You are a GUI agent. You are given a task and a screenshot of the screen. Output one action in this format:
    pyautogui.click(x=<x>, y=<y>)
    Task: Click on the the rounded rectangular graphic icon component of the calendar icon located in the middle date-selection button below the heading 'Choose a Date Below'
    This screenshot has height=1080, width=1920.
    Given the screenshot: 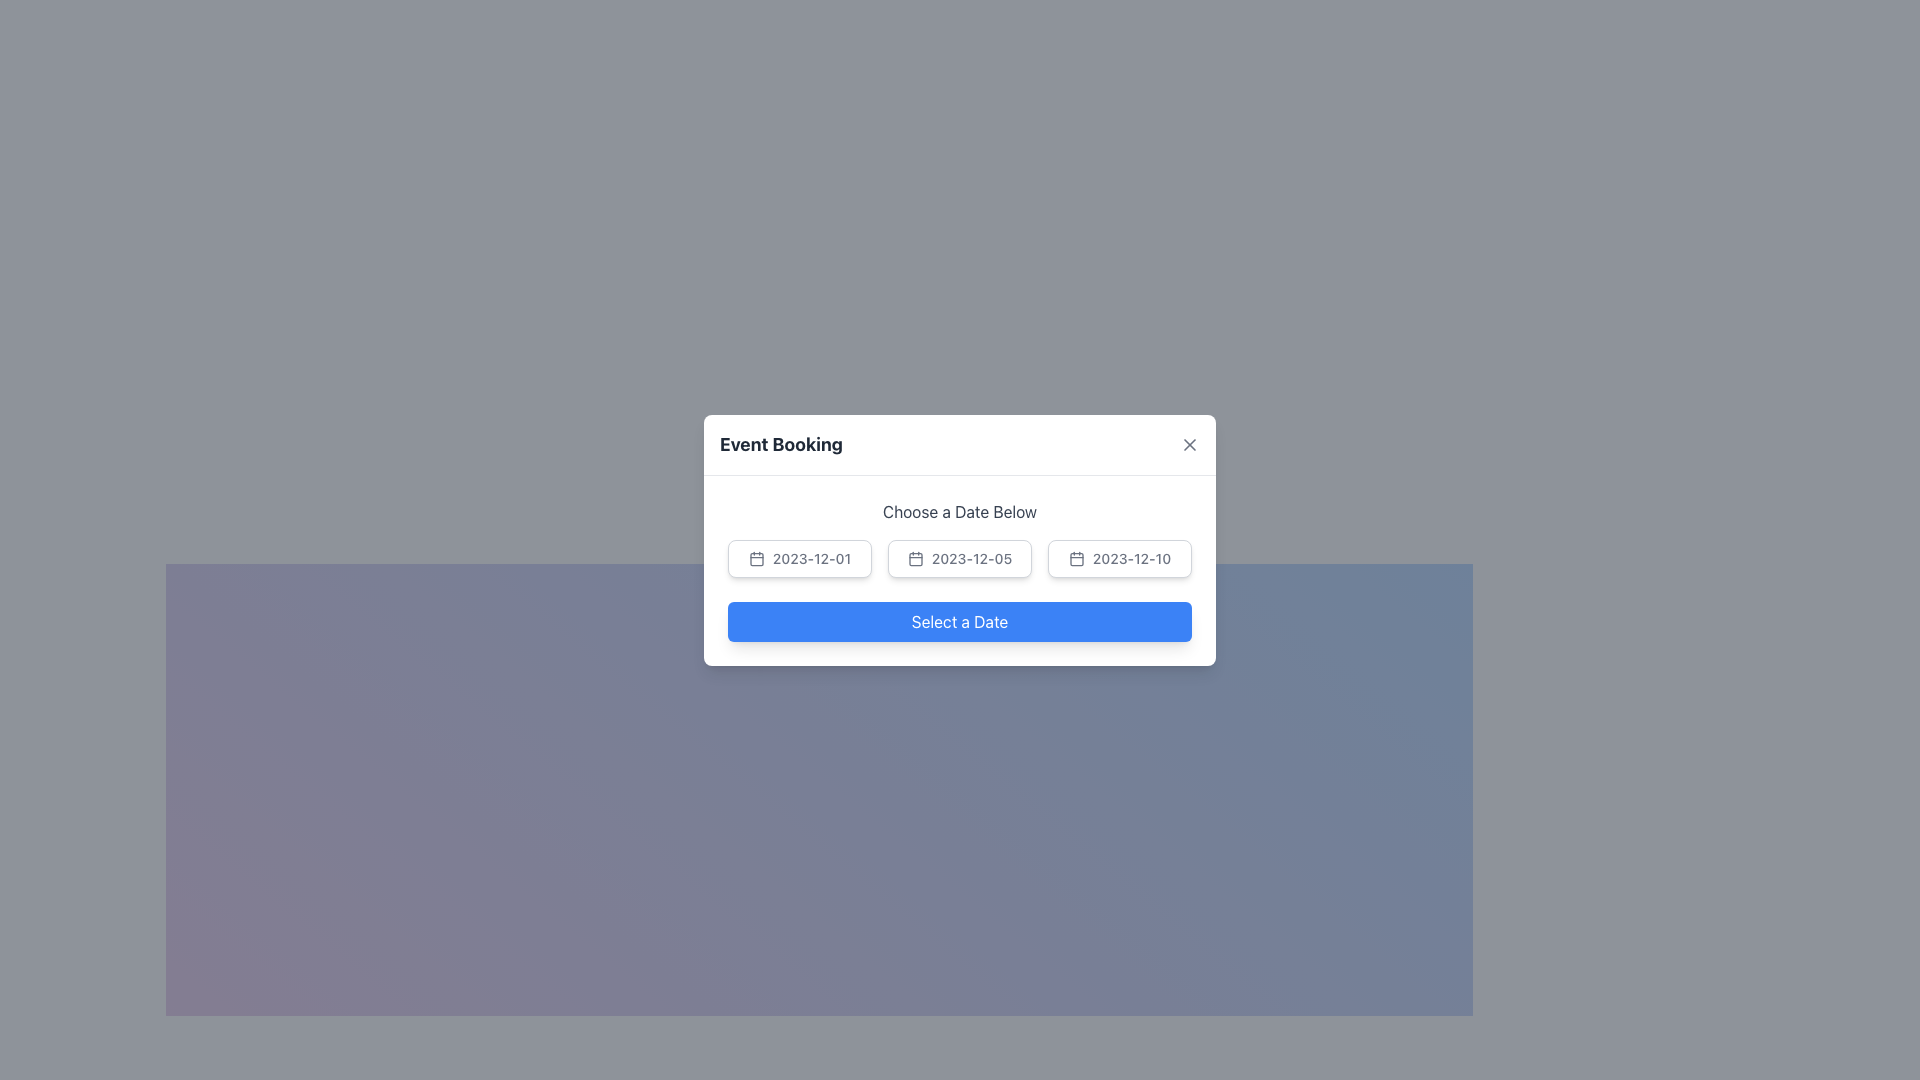 What is the action you would take?
    pyautogui.click(x=914, y=559)
    